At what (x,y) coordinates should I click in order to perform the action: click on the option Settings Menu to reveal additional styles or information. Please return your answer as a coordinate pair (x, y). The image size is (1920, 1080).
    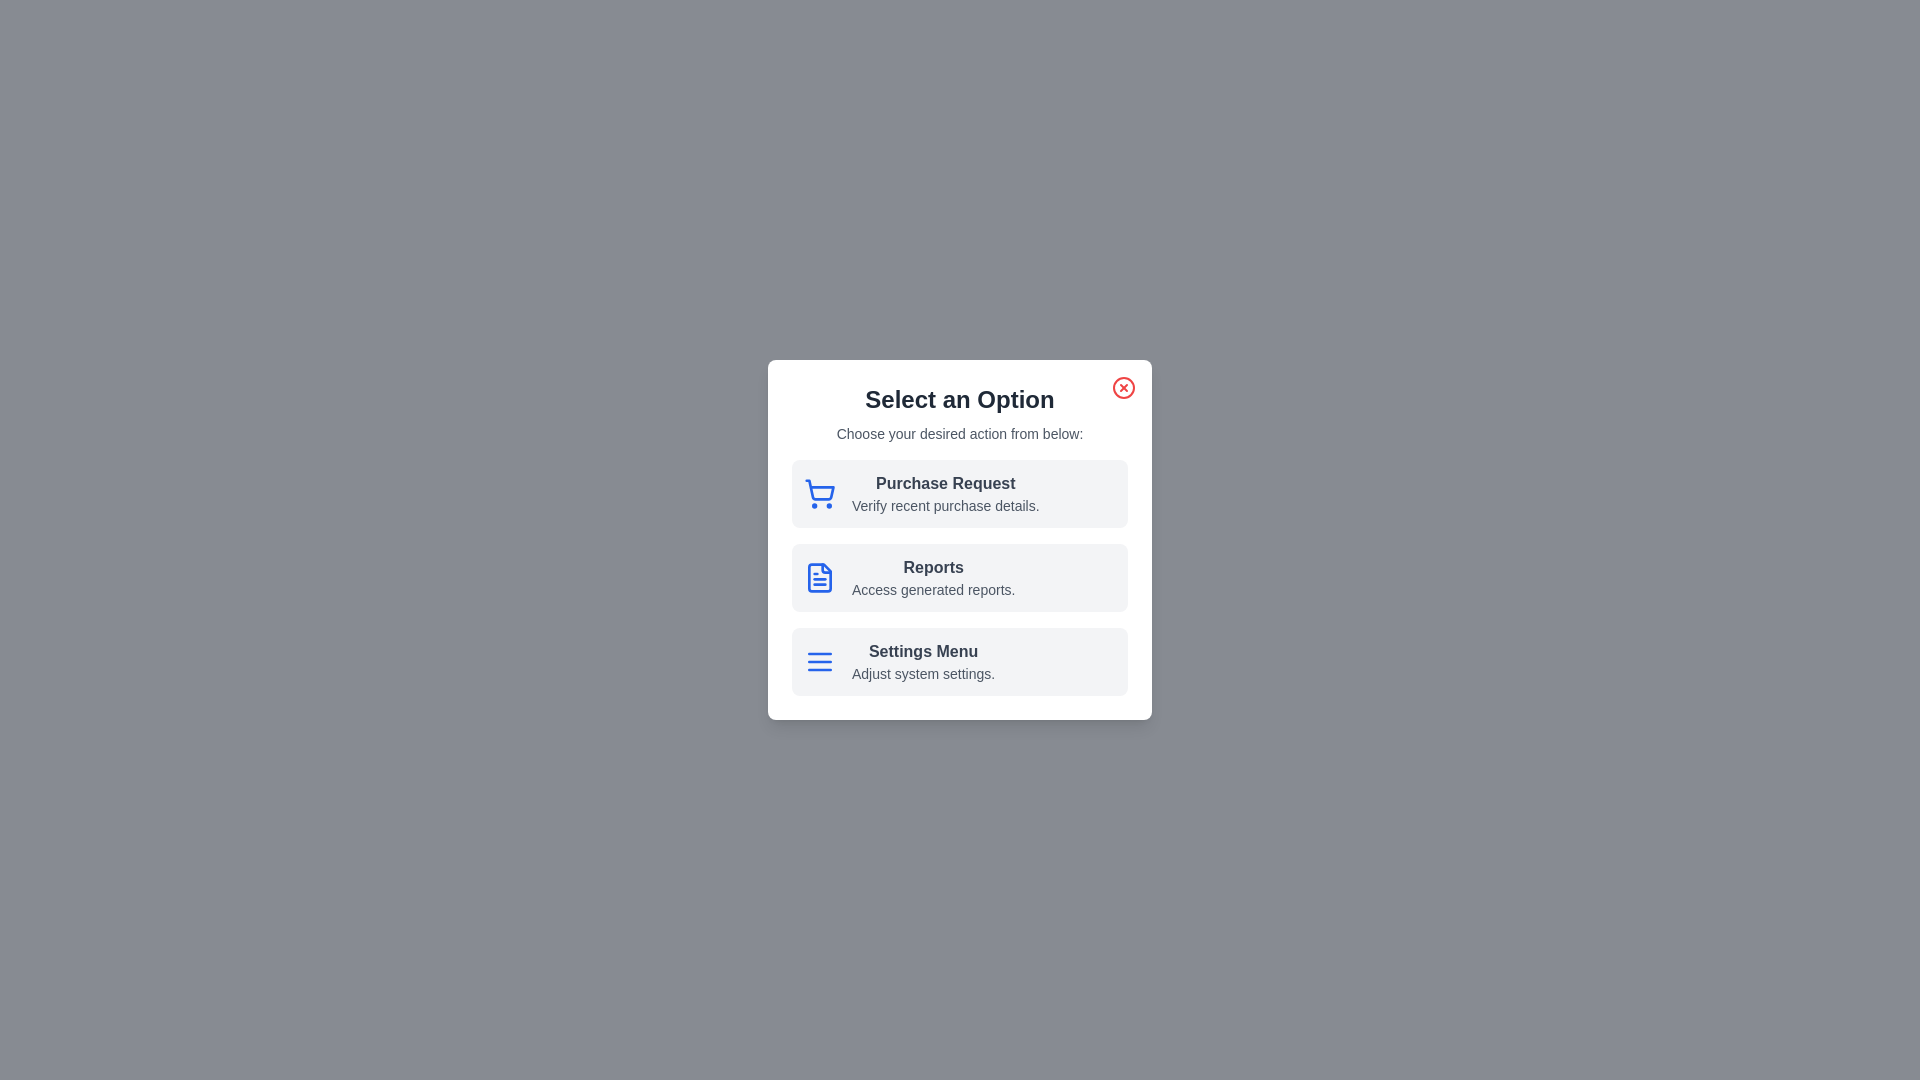
    Looking at the image, I should click on (960, 662).